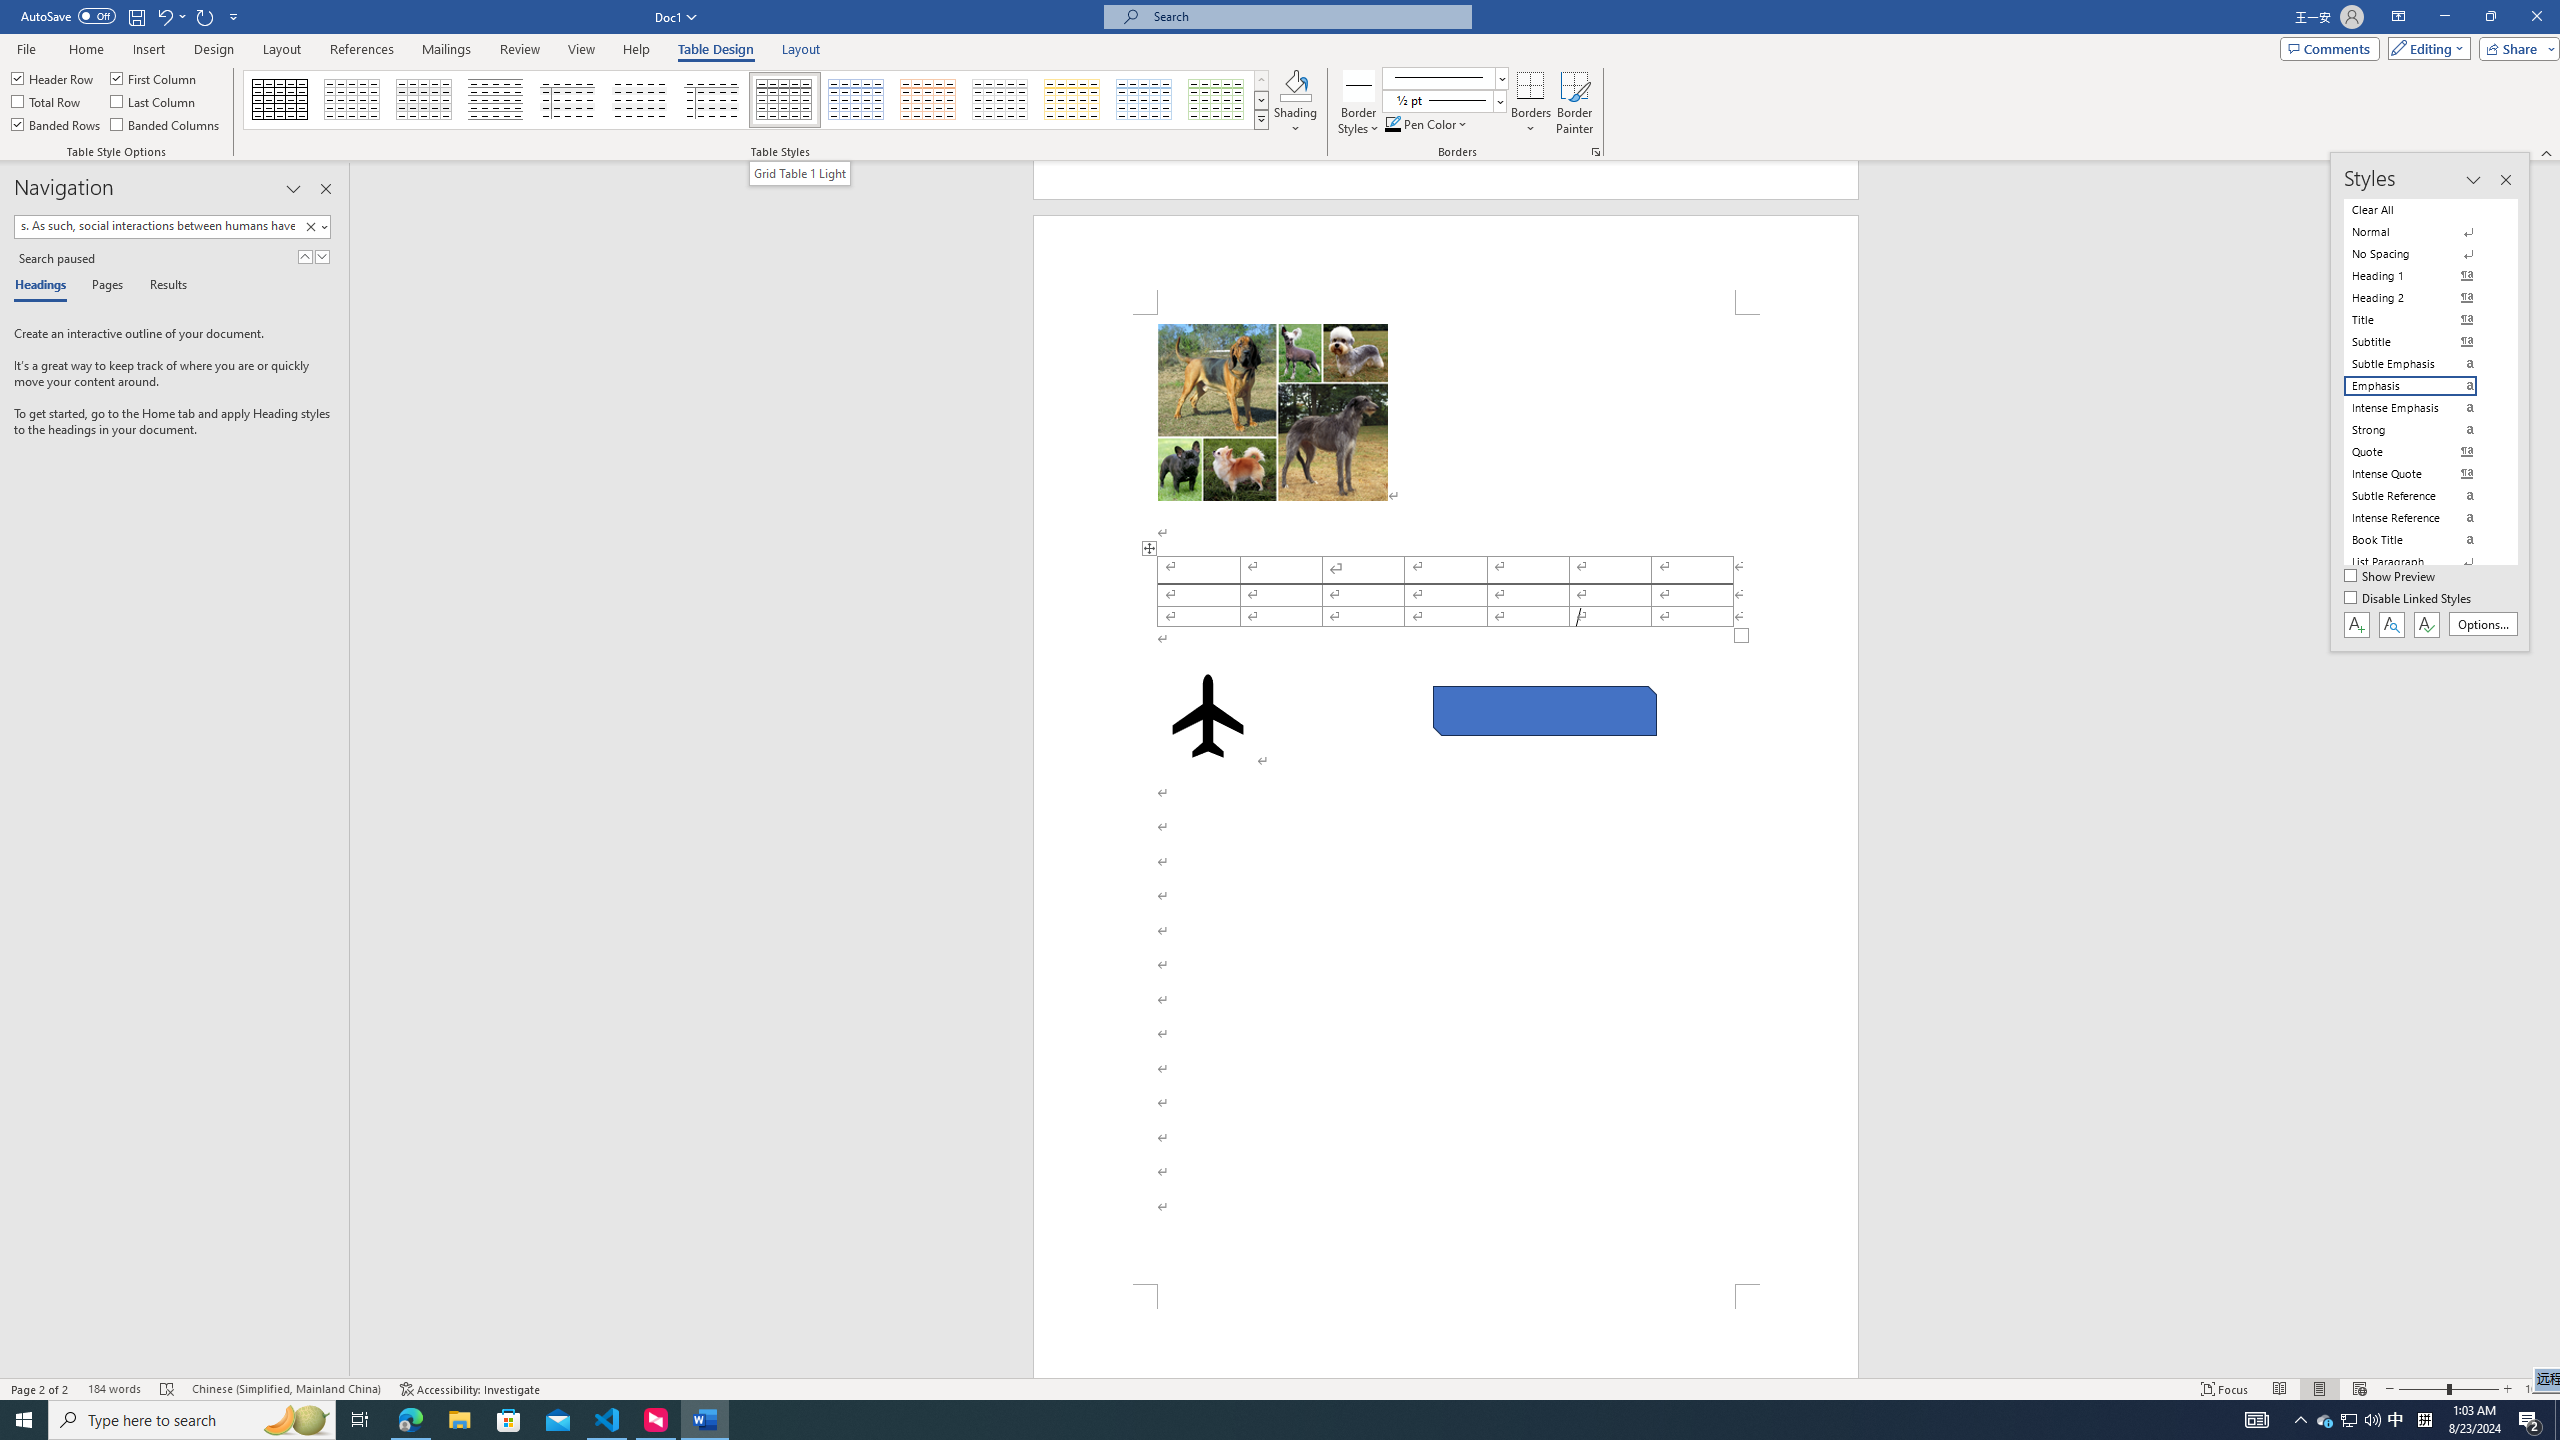  Describe the element at coordinates (929, 99) in the screenshot. I see `'Grid Table 1 Light - Accent 2'` at that location.